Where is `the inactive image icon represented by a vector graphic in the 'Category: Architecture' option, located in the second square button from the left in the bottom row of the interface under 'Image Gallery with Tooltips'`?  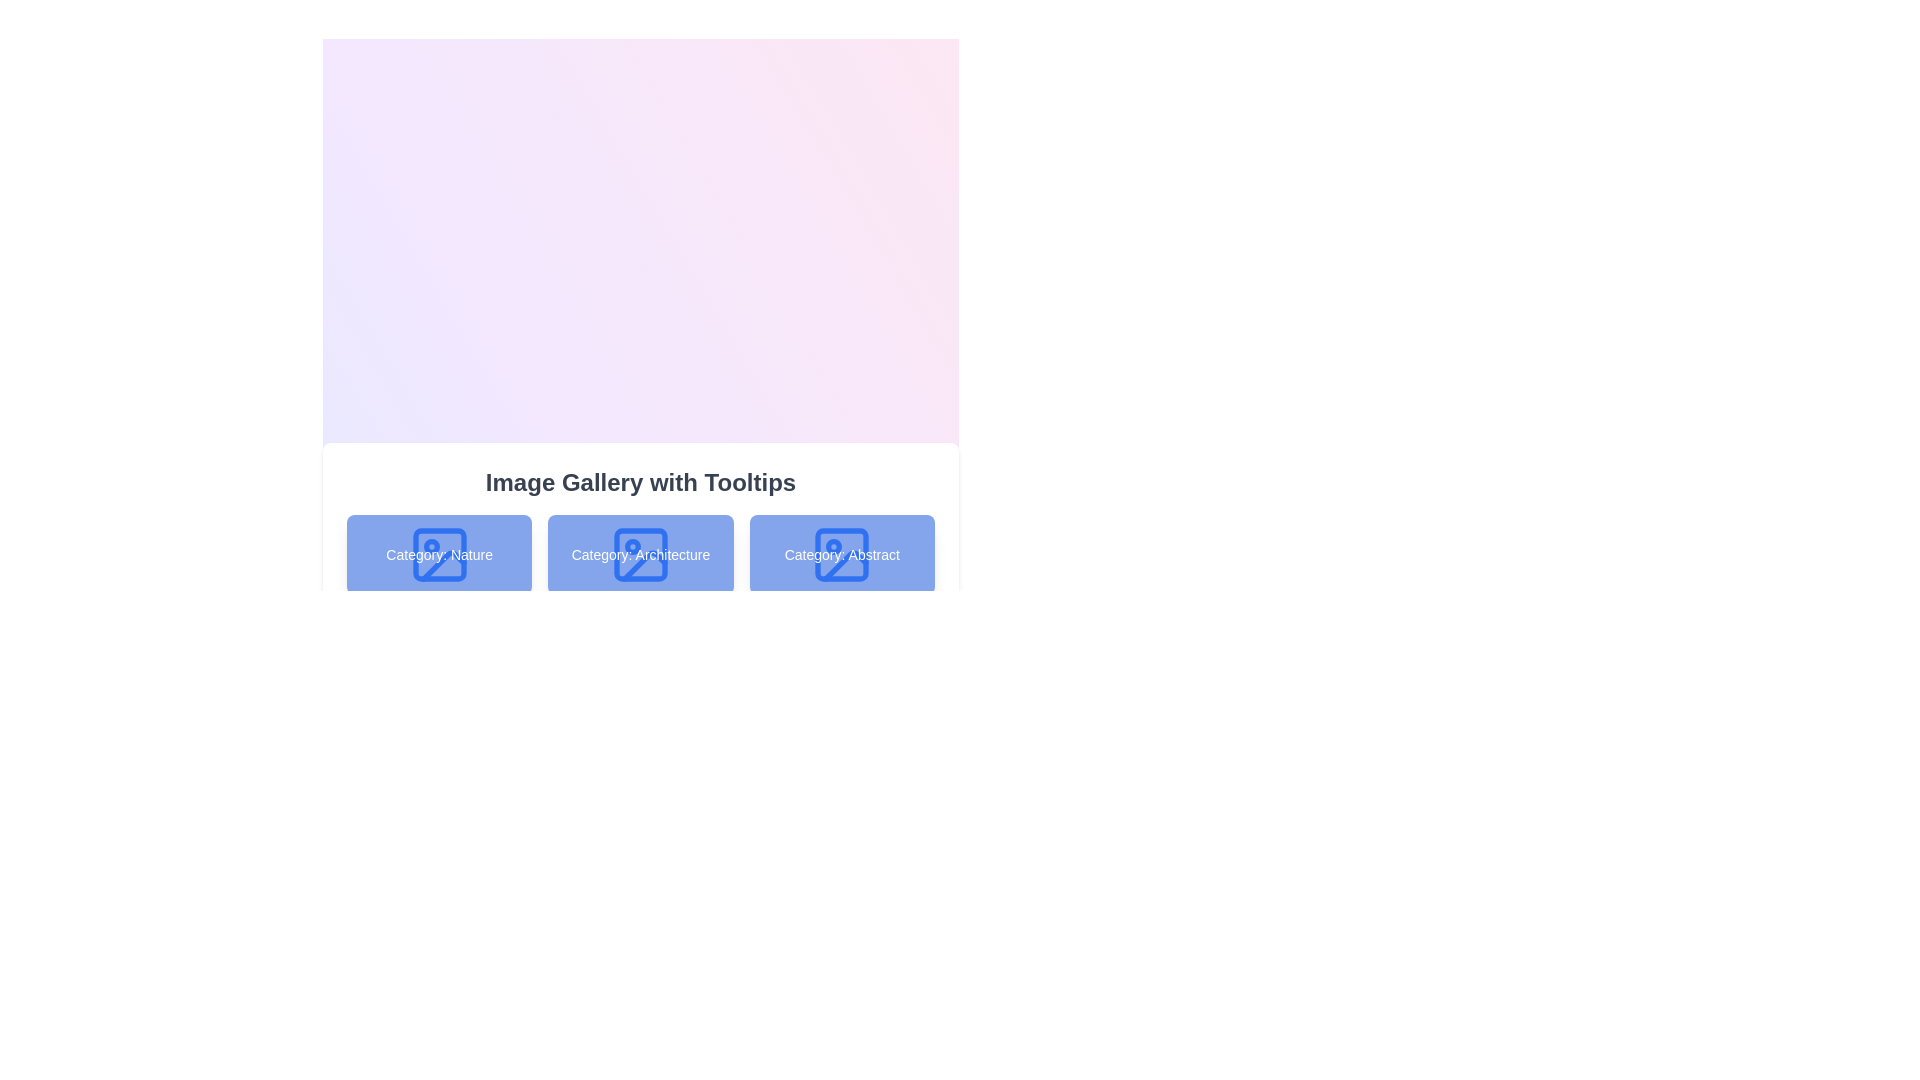 the inactive image icon represented by a vector graphic in the 'Category: Architecture' option, located in the second square button from the left in the bottom row of the interface under 'Image Gallery with Tooltips' is located at coordinates (644, 566).